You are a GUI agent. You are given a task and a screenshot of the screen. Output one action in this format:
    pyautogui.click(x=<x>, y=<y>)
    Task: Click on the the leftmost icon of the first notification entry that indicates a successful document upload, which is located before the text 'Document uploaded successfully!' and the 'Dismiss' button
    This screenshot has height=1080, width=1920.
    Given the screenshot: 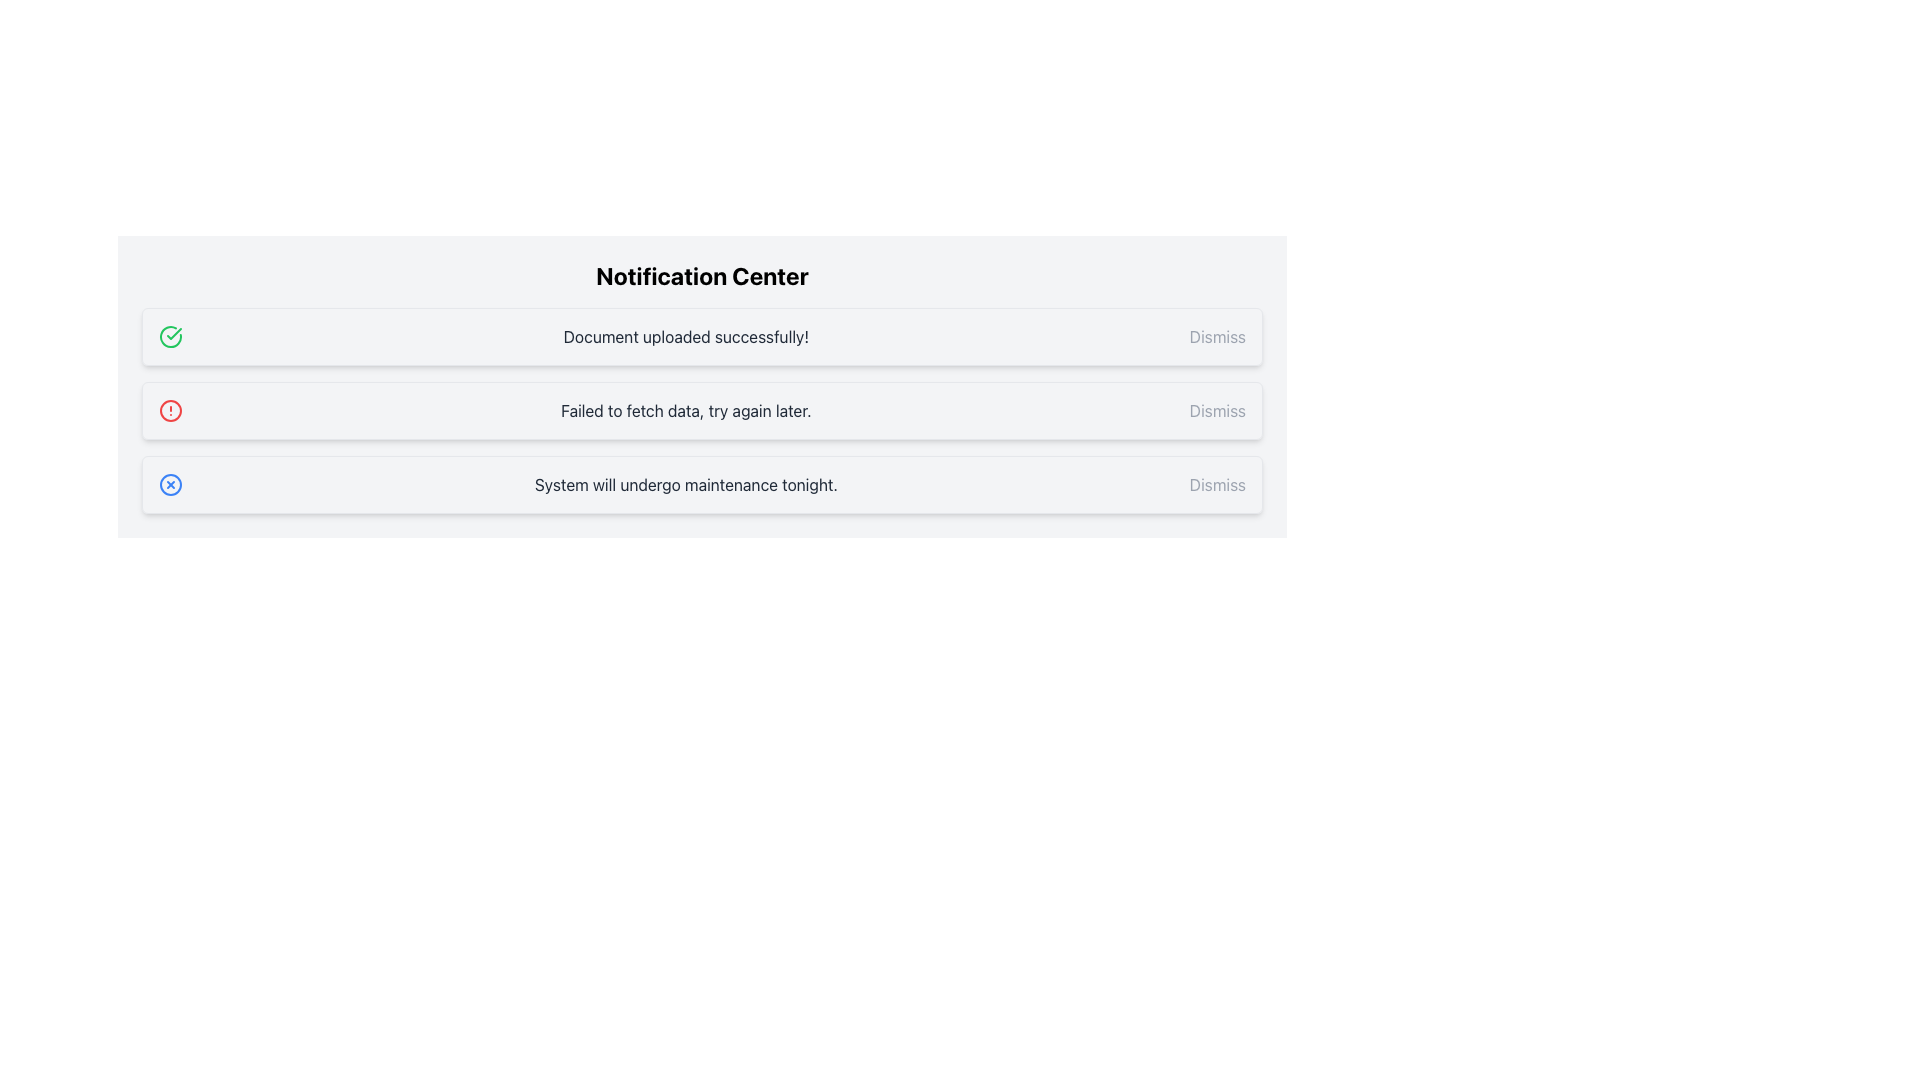 What is the action you would take?
    pyautogui.click(x=171, y=335)
    